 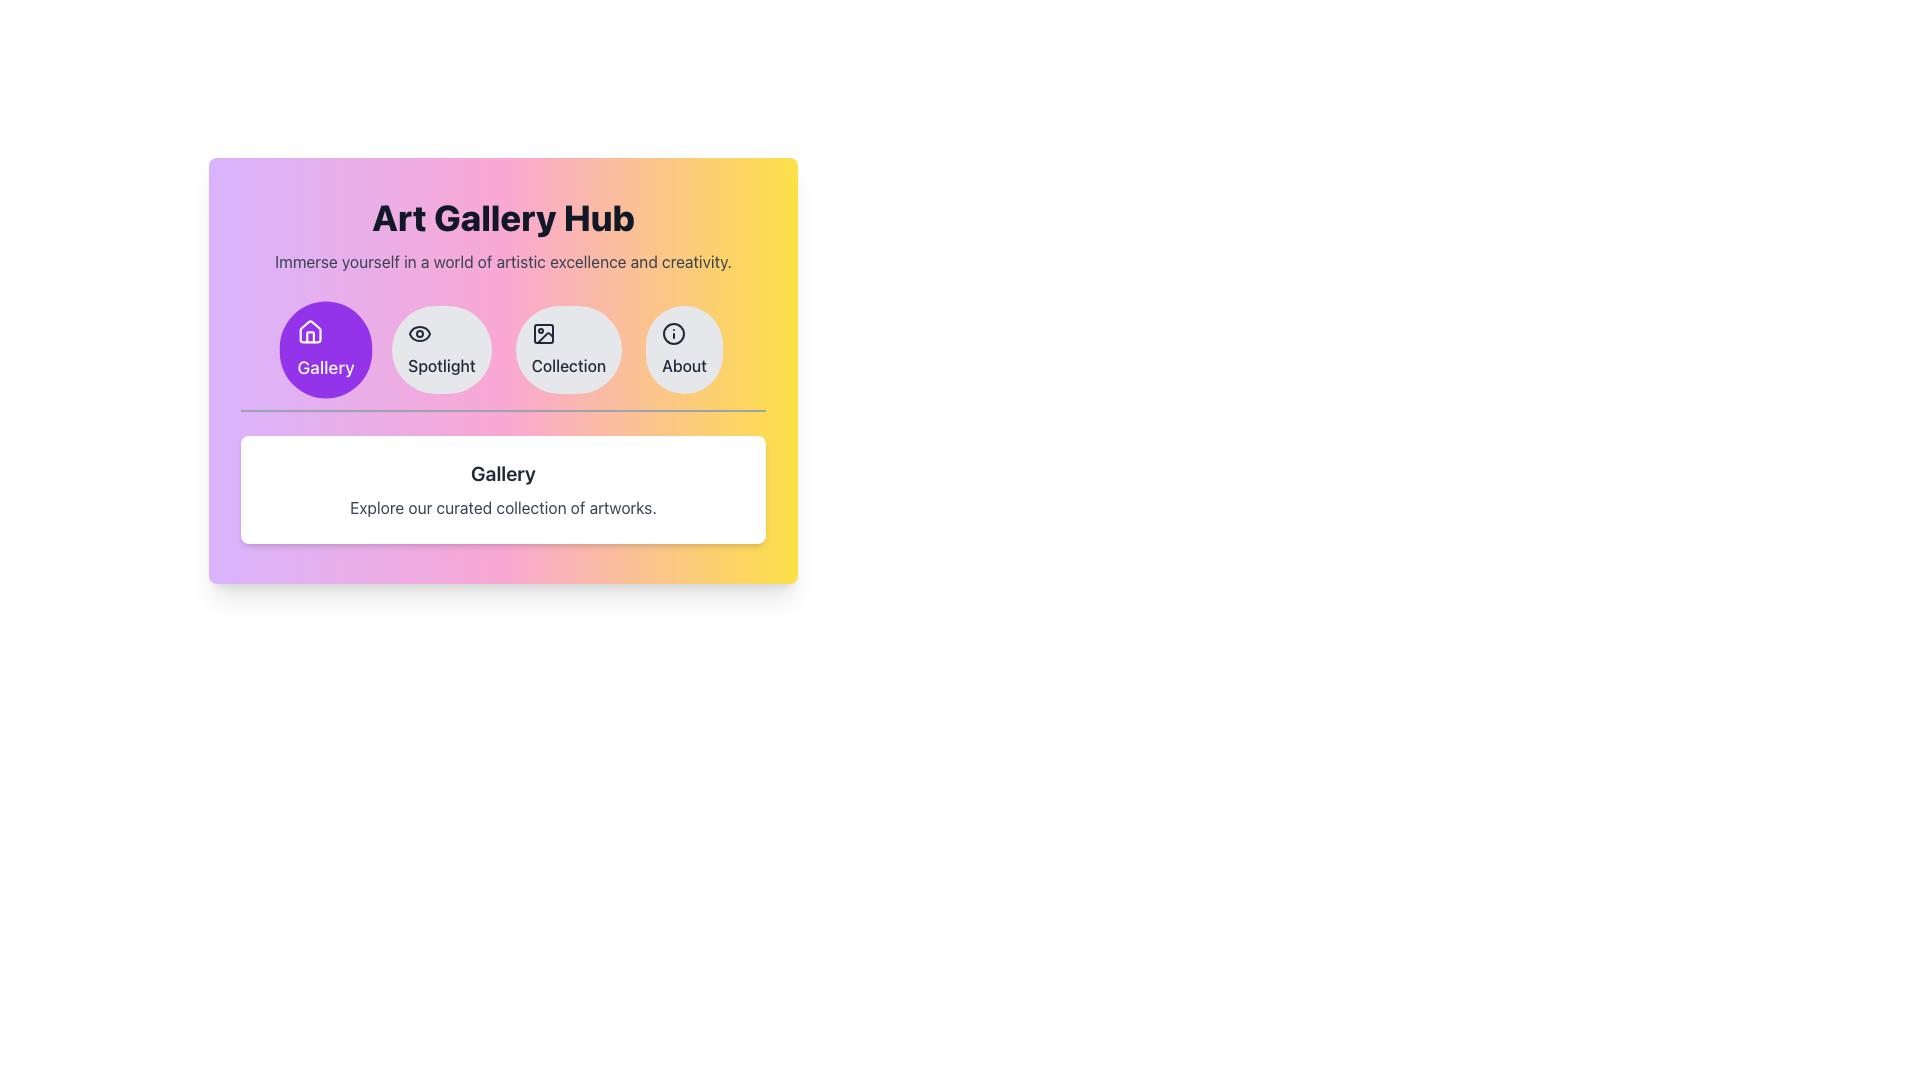 What do you see at coordinates (503, 261) in the screenshot?
I see `the Text Label element displaying 'Immerse yourself in a world of artistic excellence and creativity.' which is positioned below the title 'Art Gallery Hub'` at bounding box center [503, 261].